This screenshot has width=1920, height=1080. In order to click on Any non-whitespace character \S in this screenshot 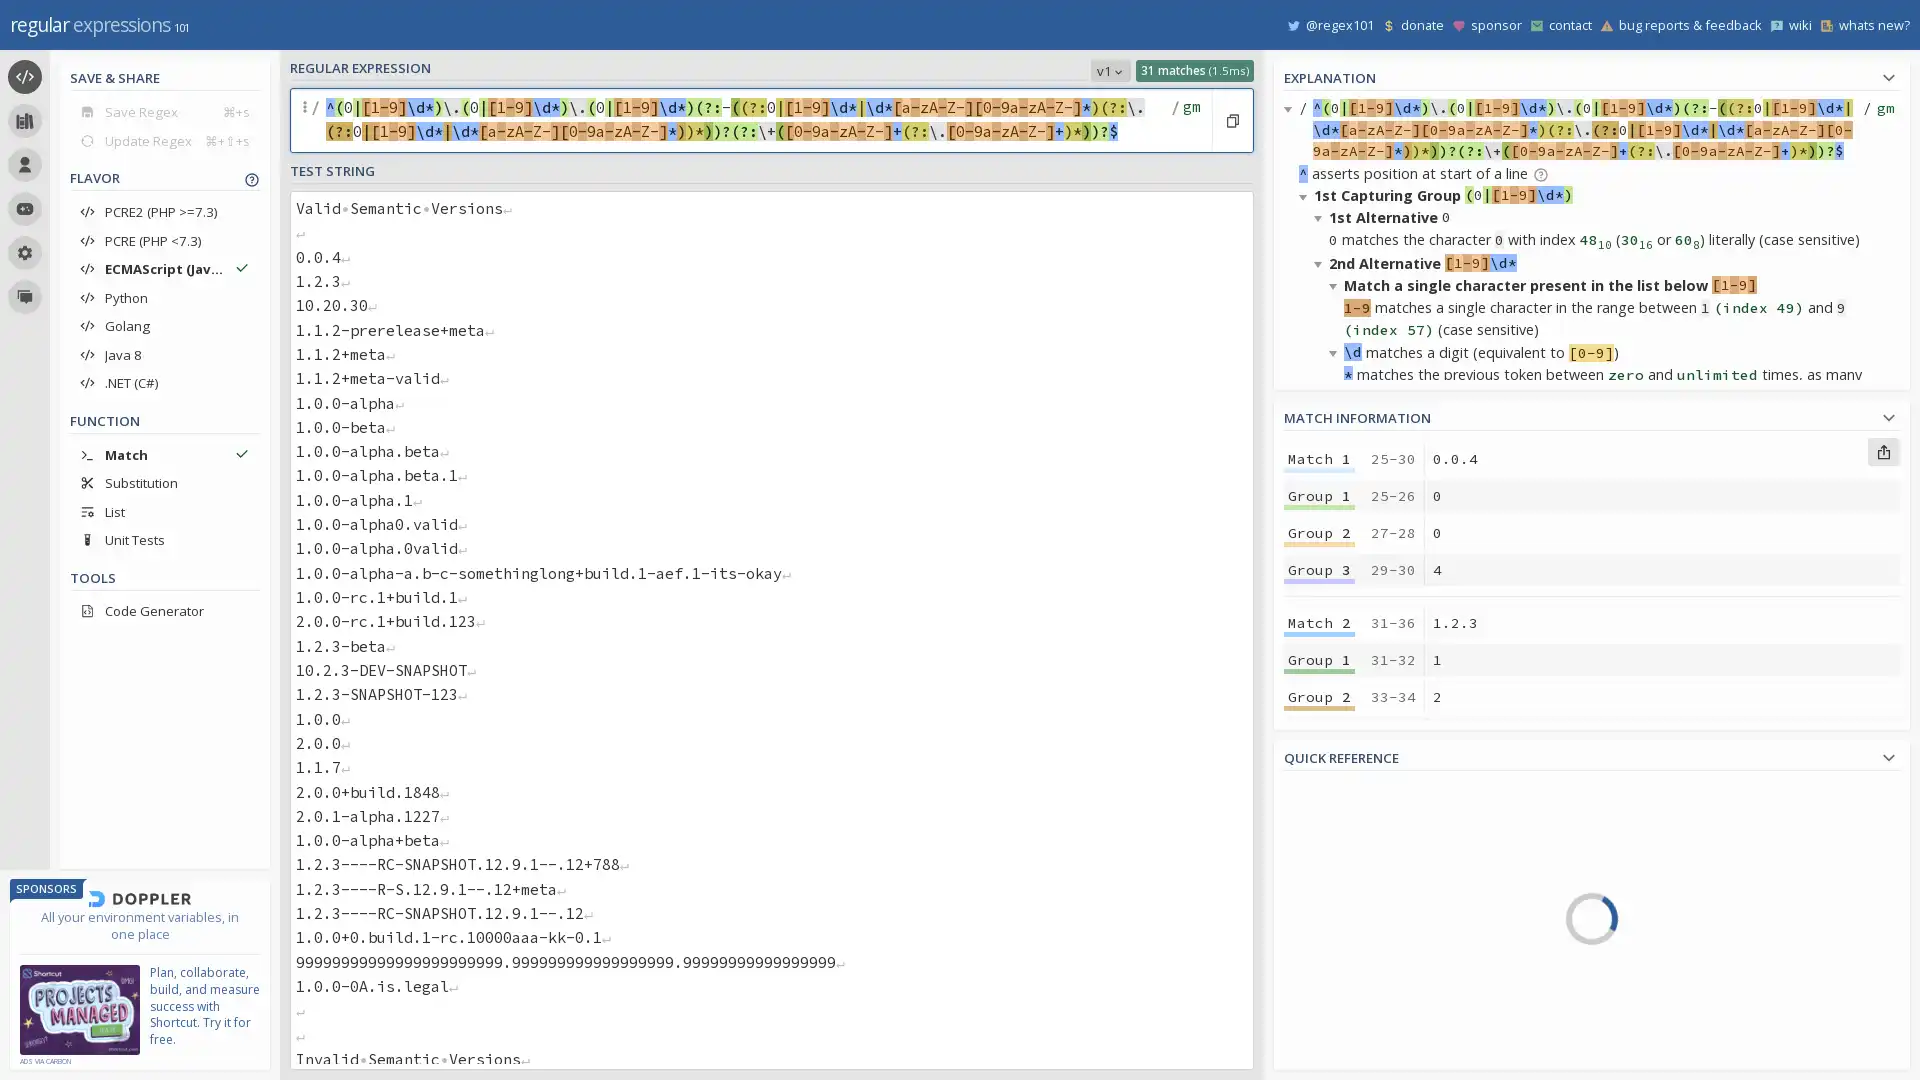, I will do `click(1691, 1019)`.